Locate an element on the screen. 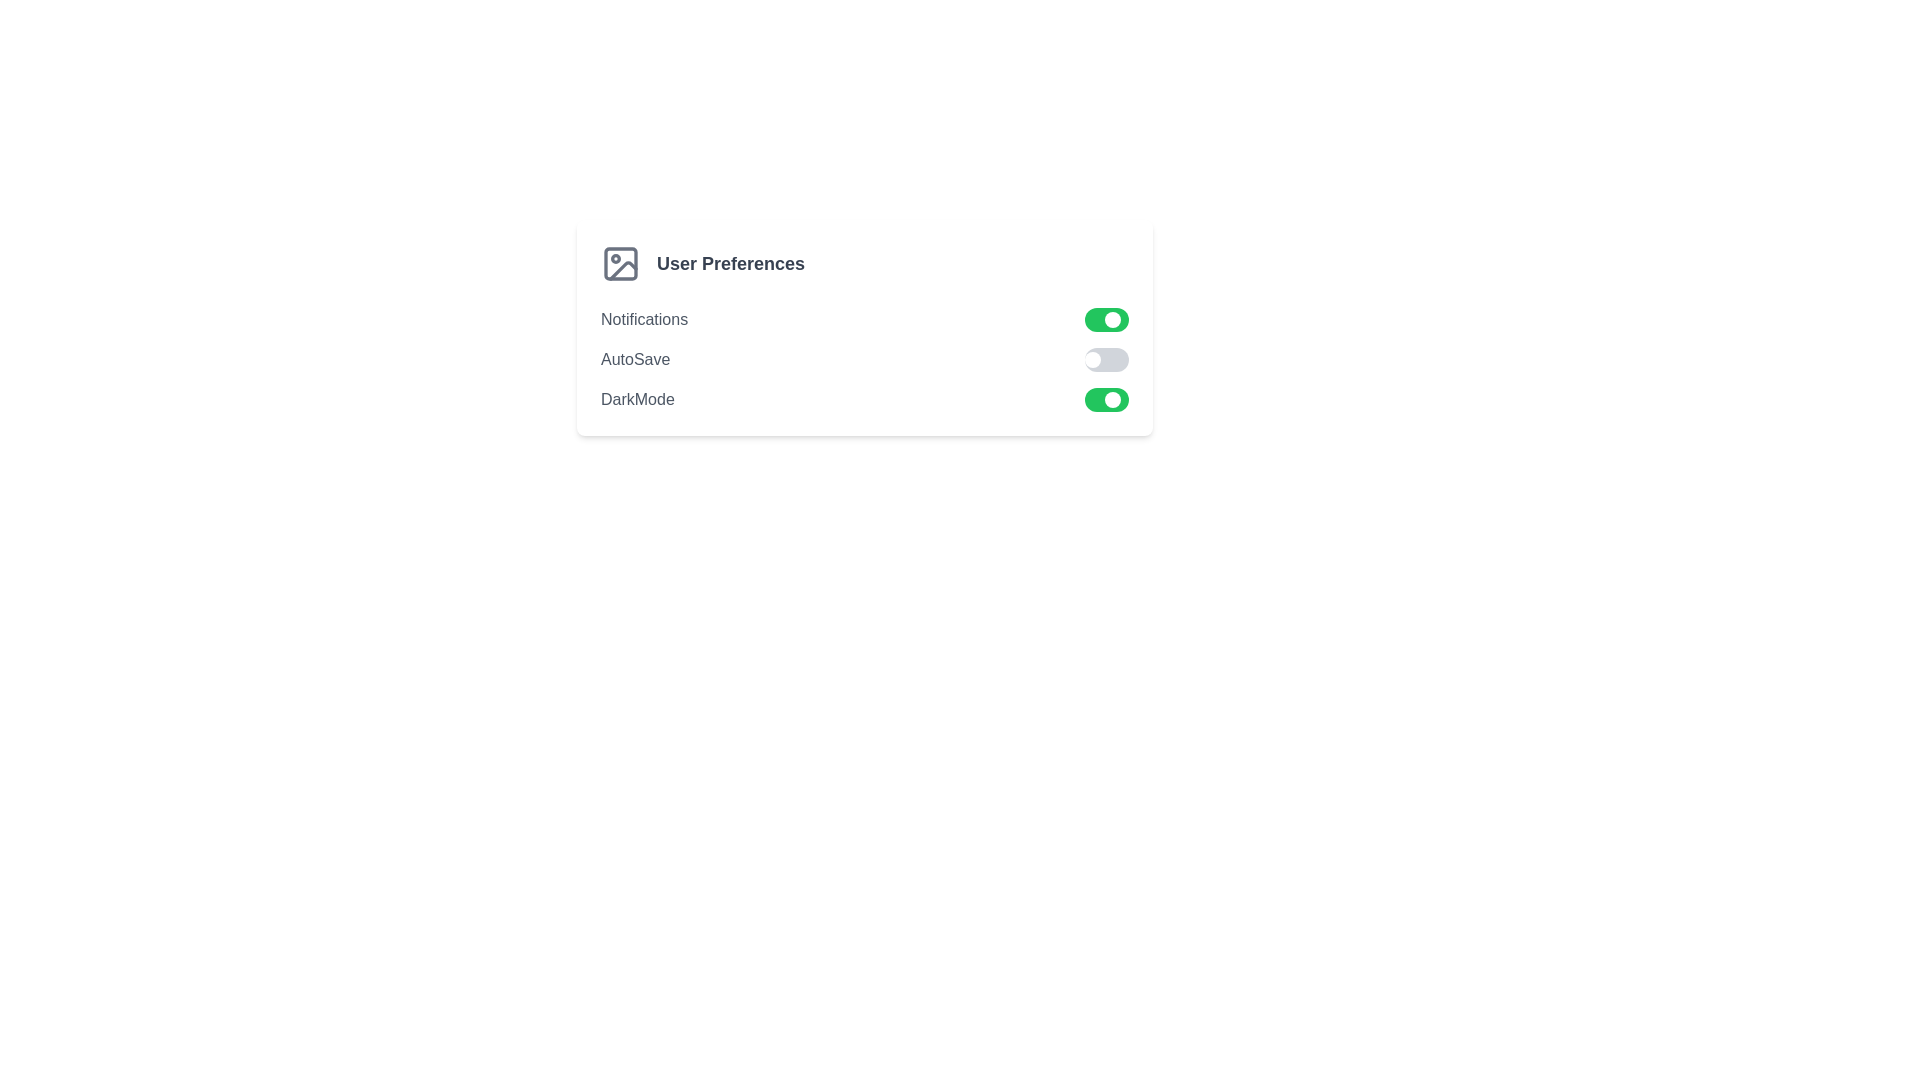 Image resolution: width=1920 pixels, height=1080 pixels. the circular toggle knob for the 'Autosave' preference in the 'User Preferences' interface is located at coordinates (1092, 358).